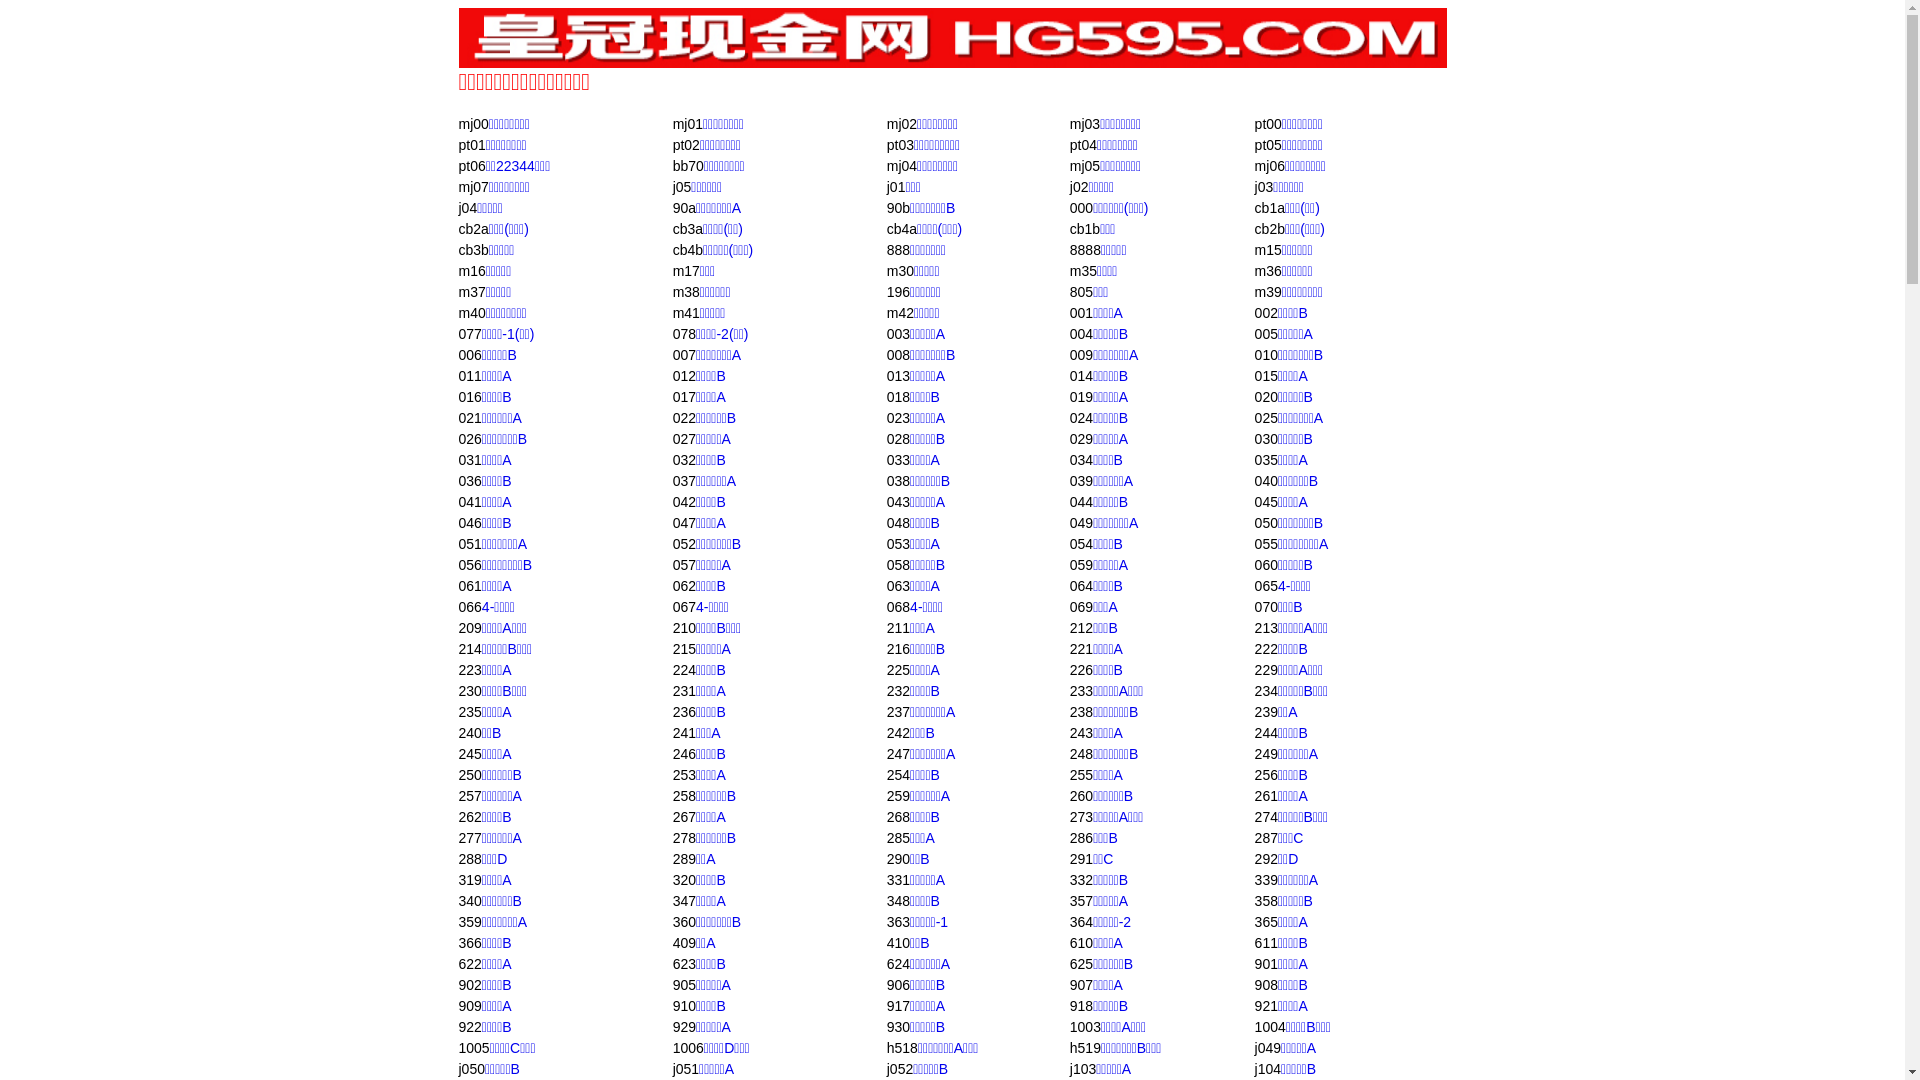 Image resolution: width=1920 pixels, height=1080 pixels. What do you see at coordinates (672, 438) in the screenshot?
I see `'027'` at bounding box center [672, 438].